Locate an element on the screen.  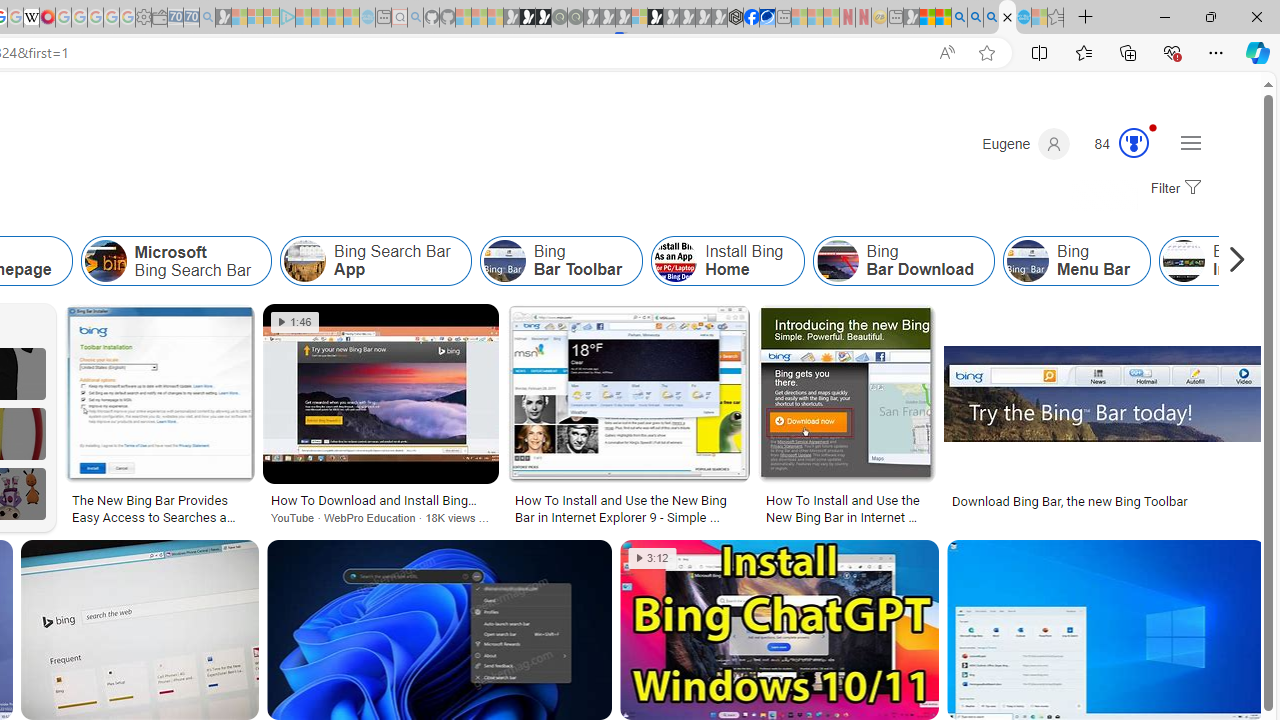
'2009 Bing officially replaced Live Search on June 3 - Search' is located at coordinates (975, 17).